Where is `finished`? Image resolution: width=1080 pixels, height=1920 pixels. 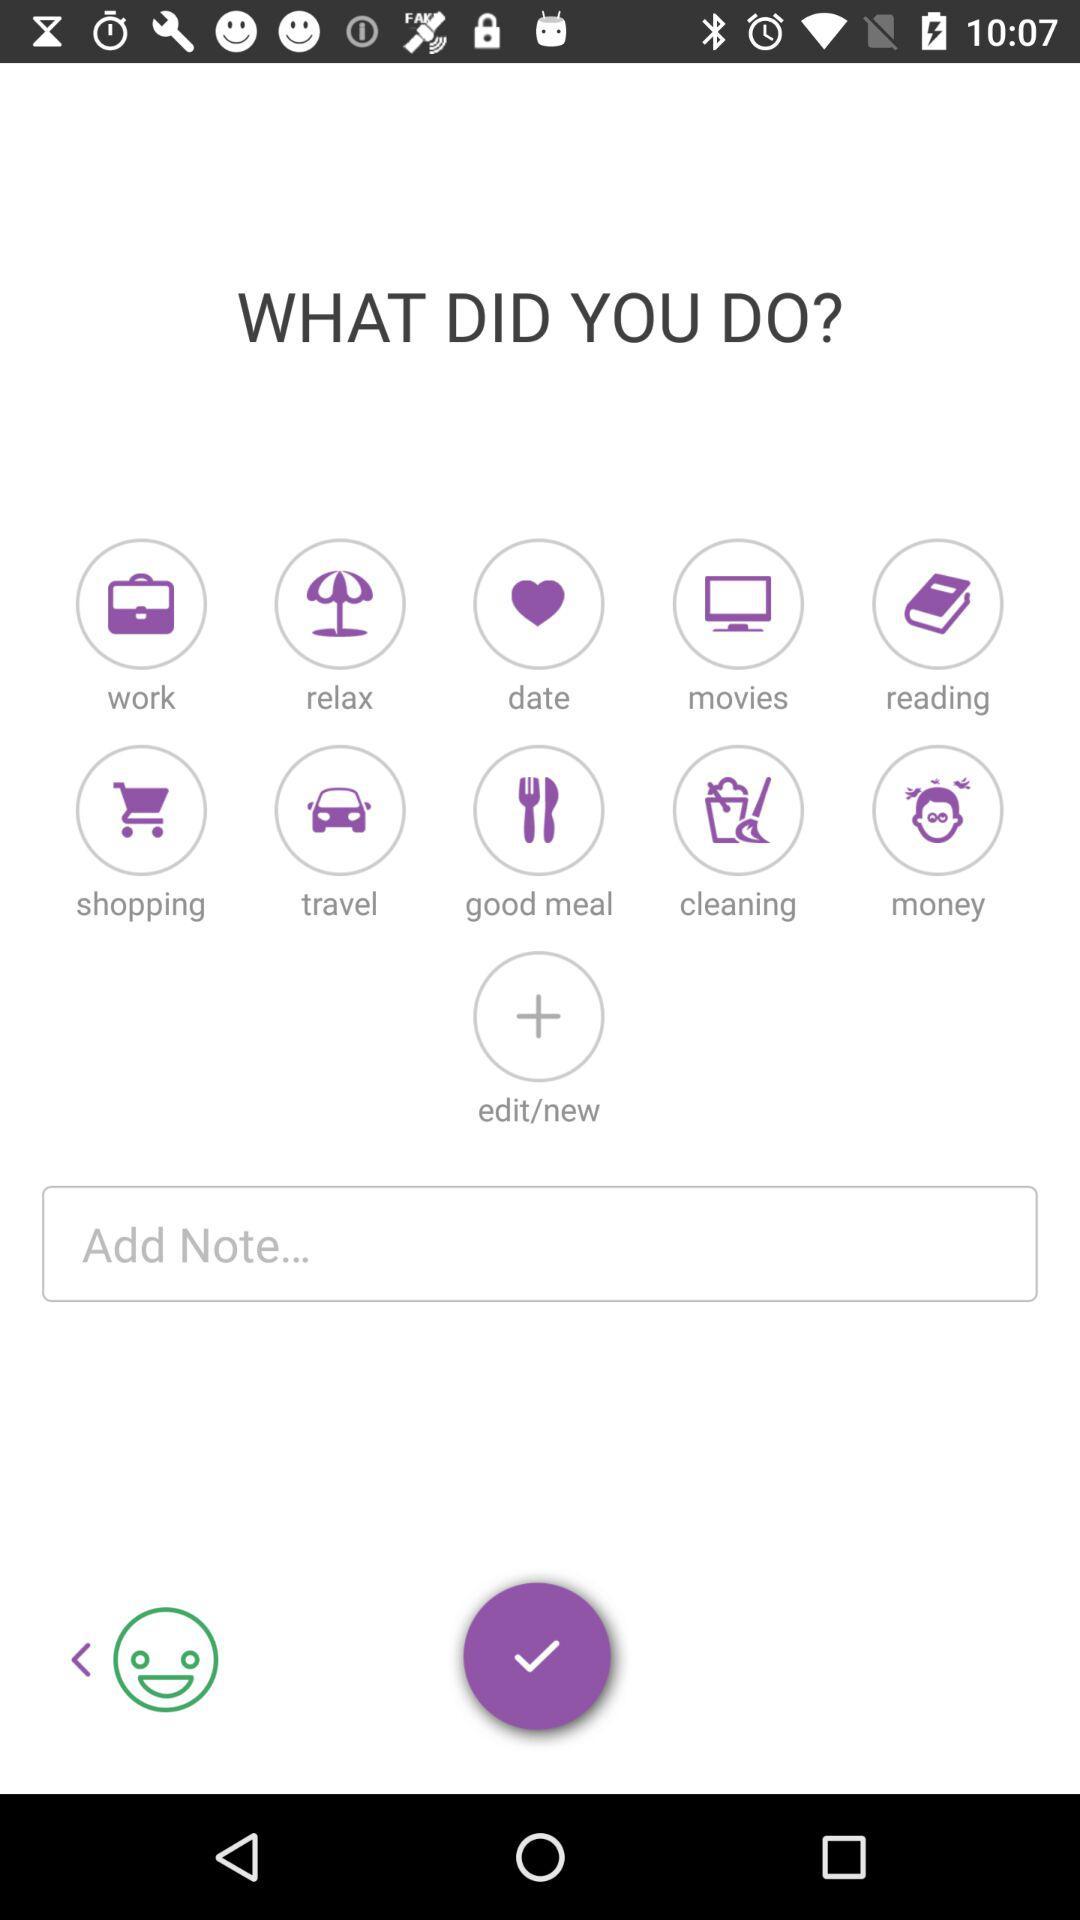 finished is located at coordinates (538, 1660).